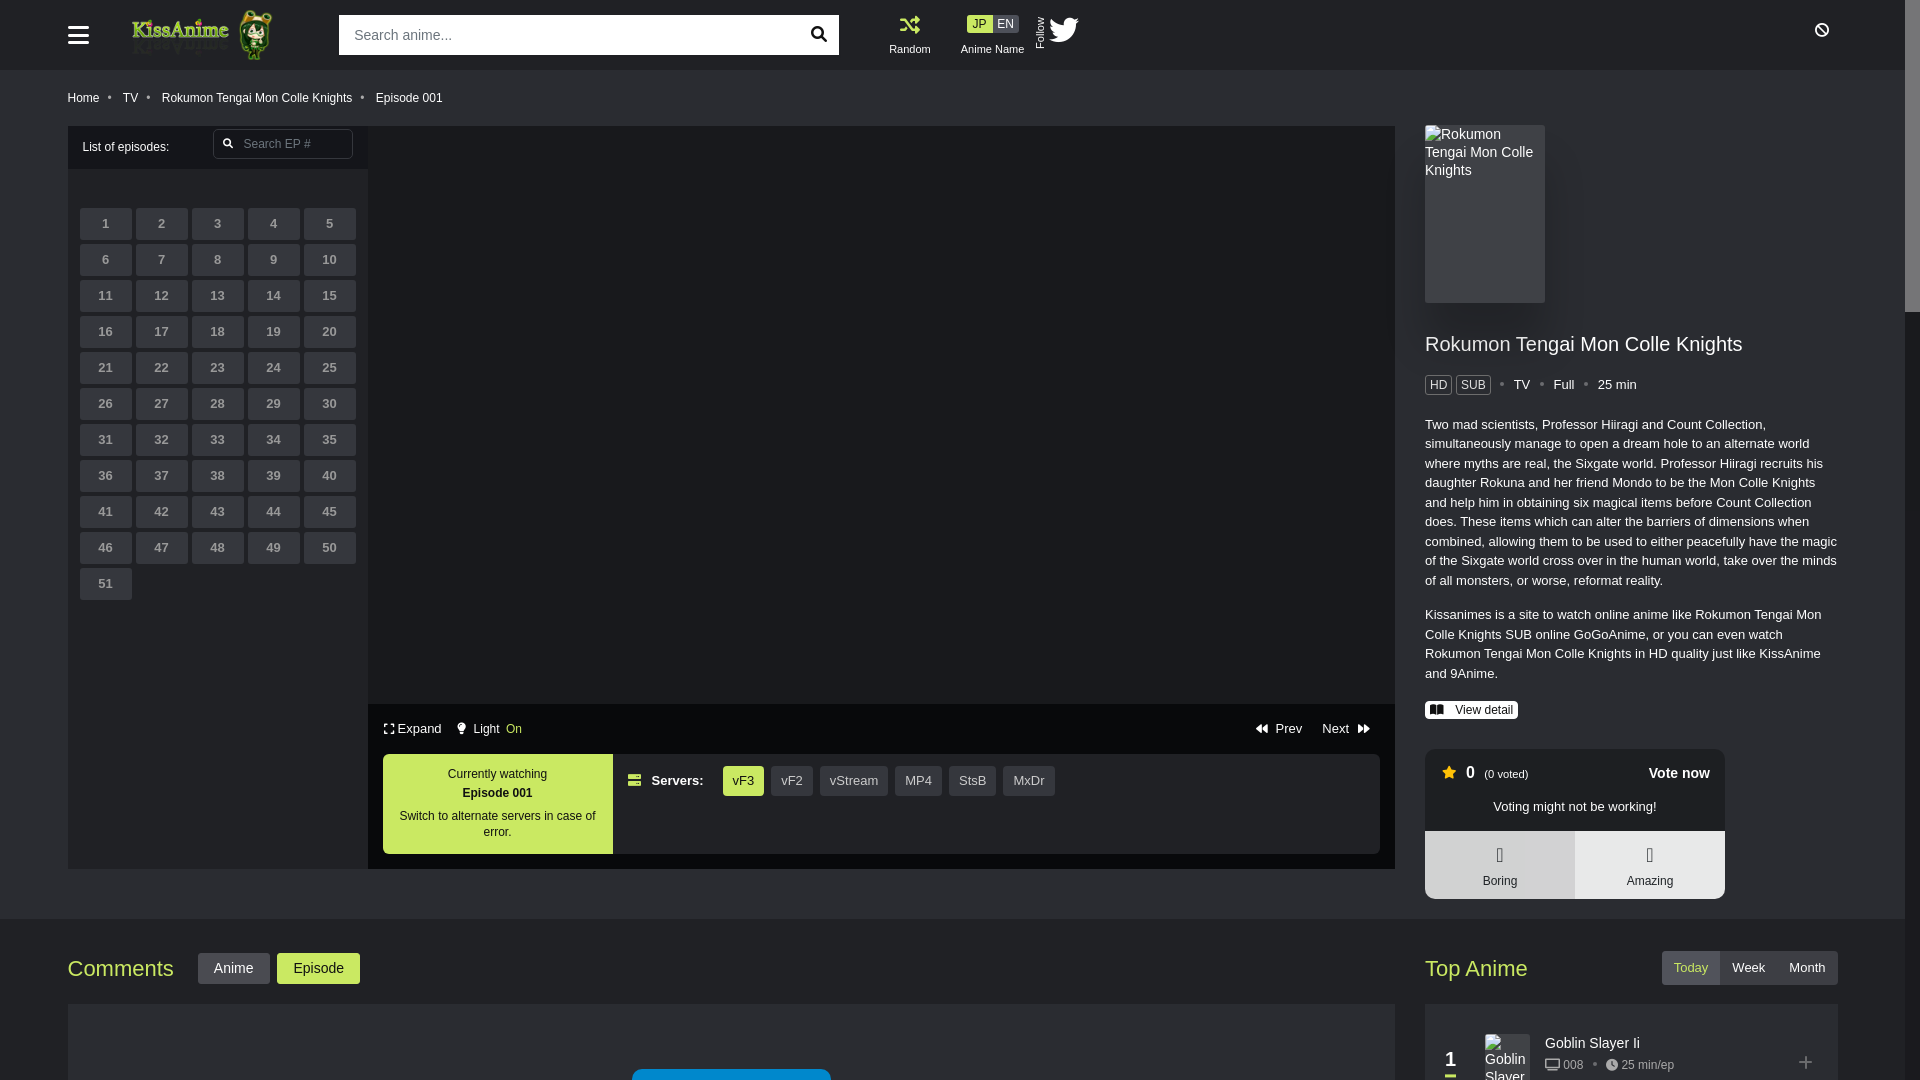  I want to click on 'Episode', so click(317, 967).